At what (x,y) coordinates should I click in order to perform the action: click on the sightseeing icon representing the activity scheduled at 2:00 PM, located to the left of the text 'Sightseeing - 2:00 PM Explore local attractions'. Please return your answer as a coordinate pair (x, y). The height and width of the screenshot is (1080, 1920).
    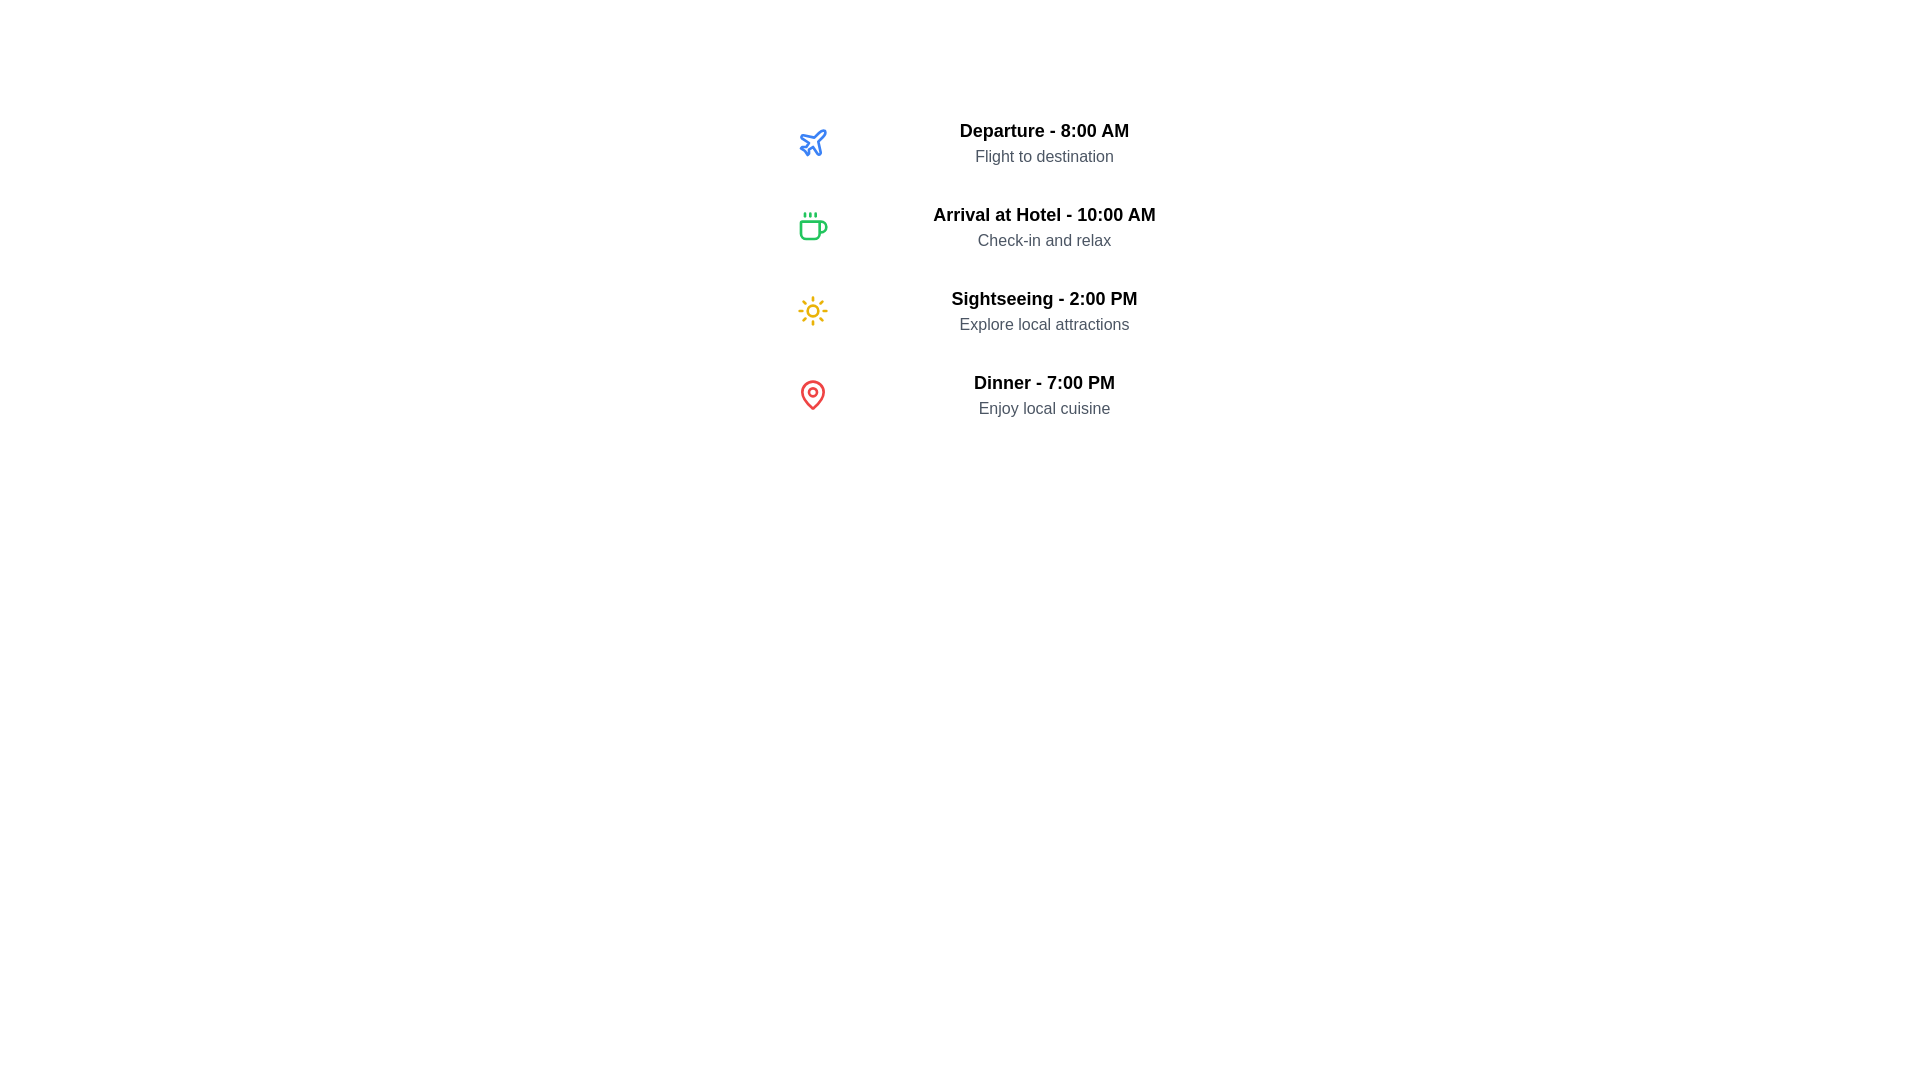
    Looking at the image, I should click on (812, 311).